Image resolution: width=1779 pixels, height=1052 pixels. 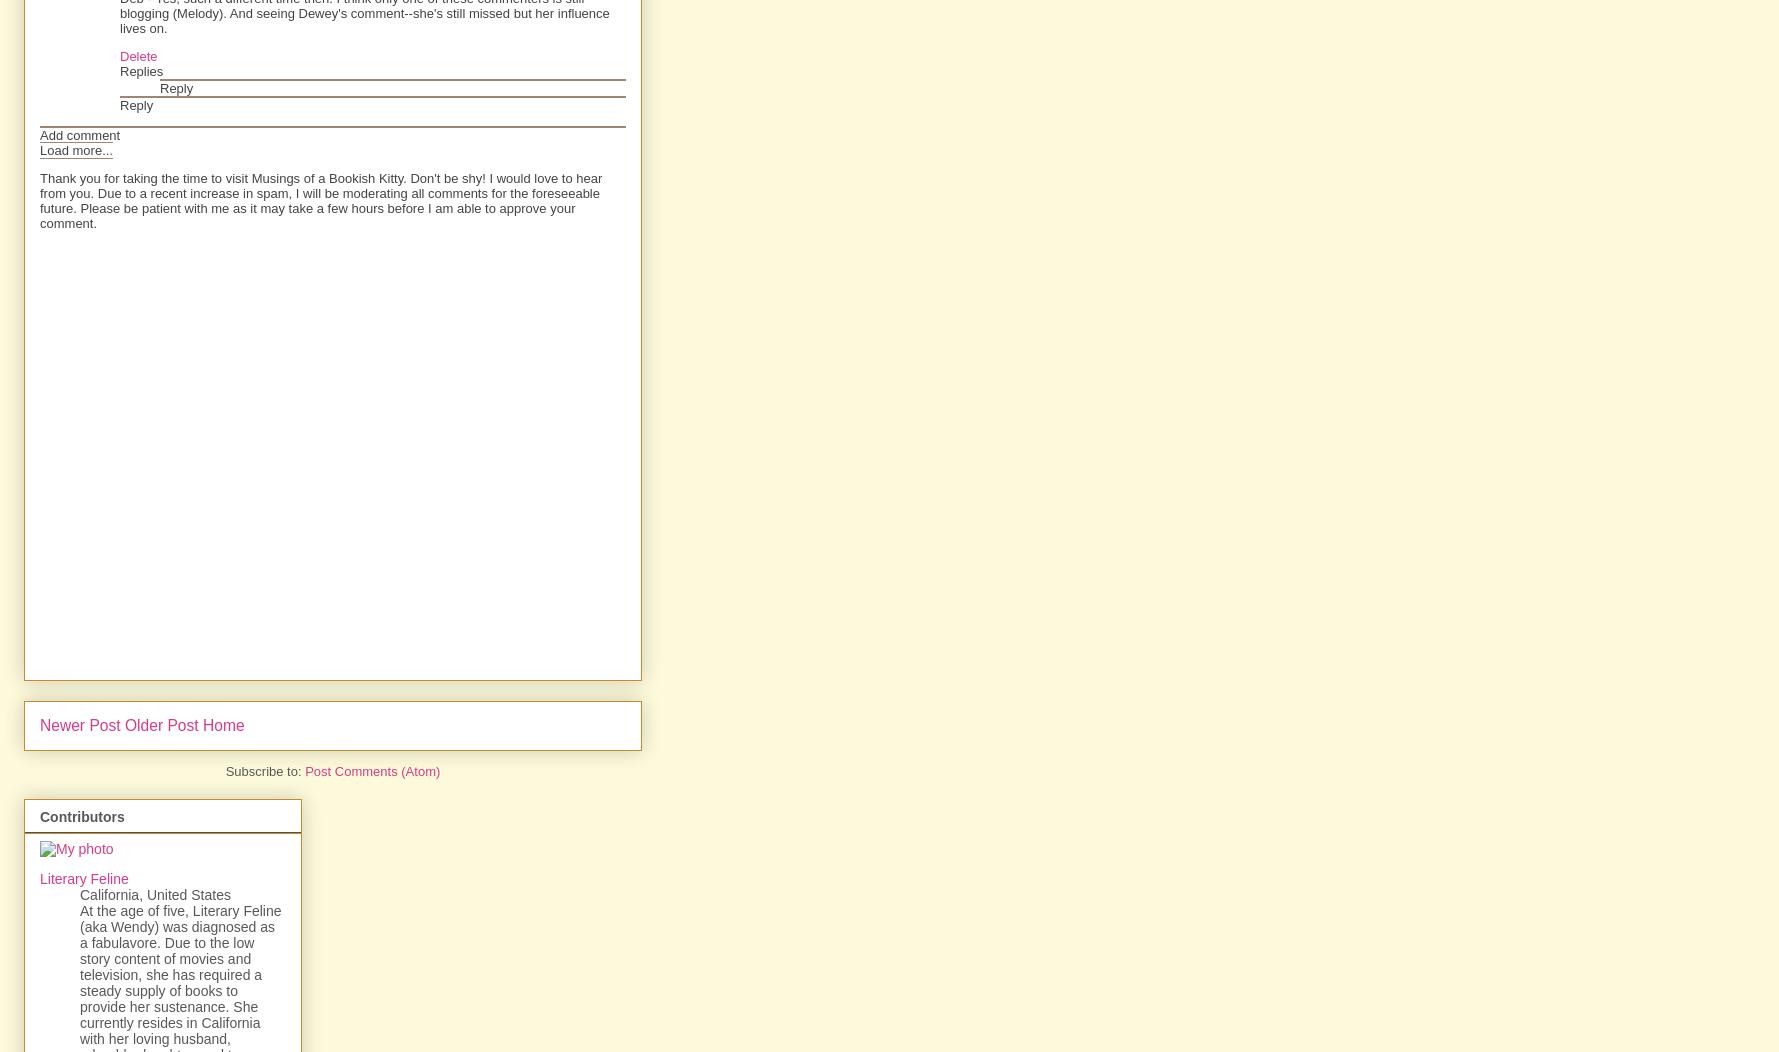 What do you see at coordinates (138, 55) in the screenshot?
I see `'Delete'` at bounding box center [138, 55].